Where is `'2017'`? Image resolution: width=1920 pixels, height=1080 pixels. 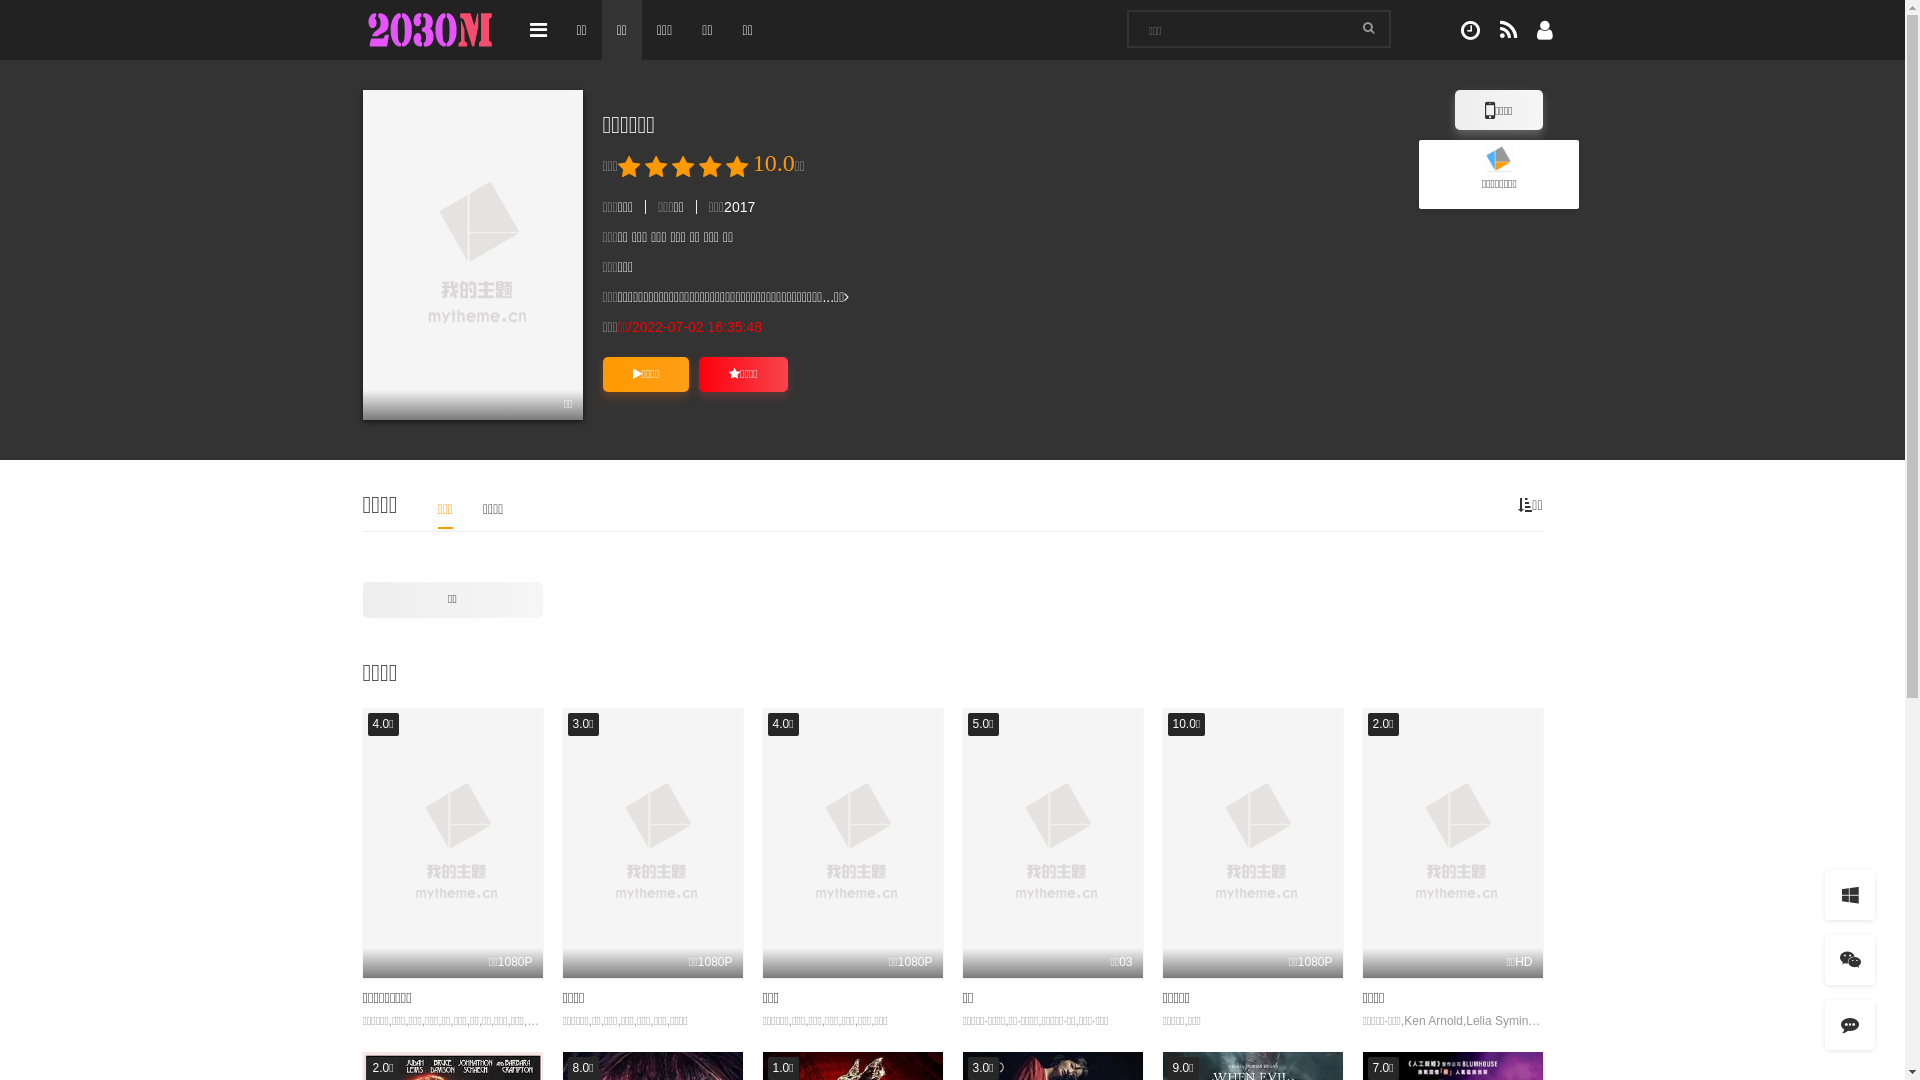 '2017' is located at coordinates (738, 207).